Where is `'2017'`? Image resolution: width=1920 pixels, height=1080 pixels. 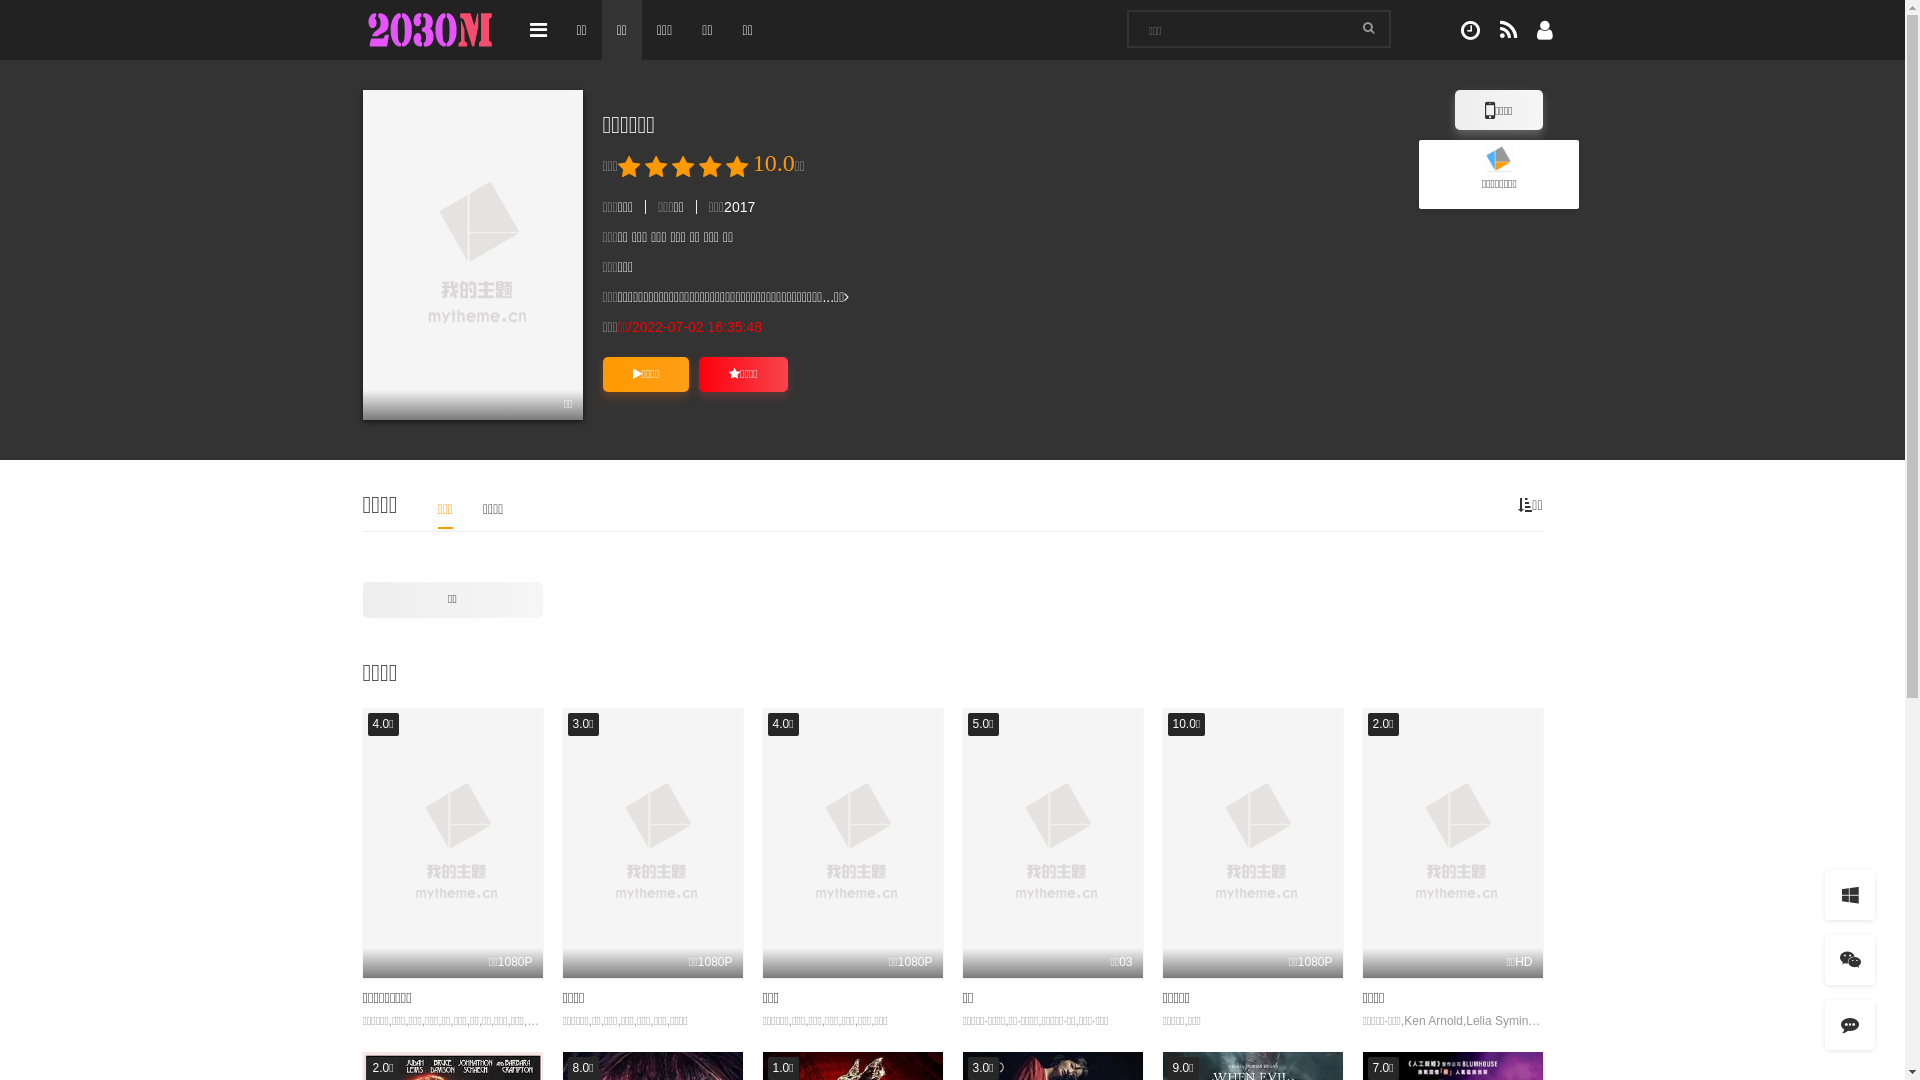 '2017' is located at coordinates (738, 207).